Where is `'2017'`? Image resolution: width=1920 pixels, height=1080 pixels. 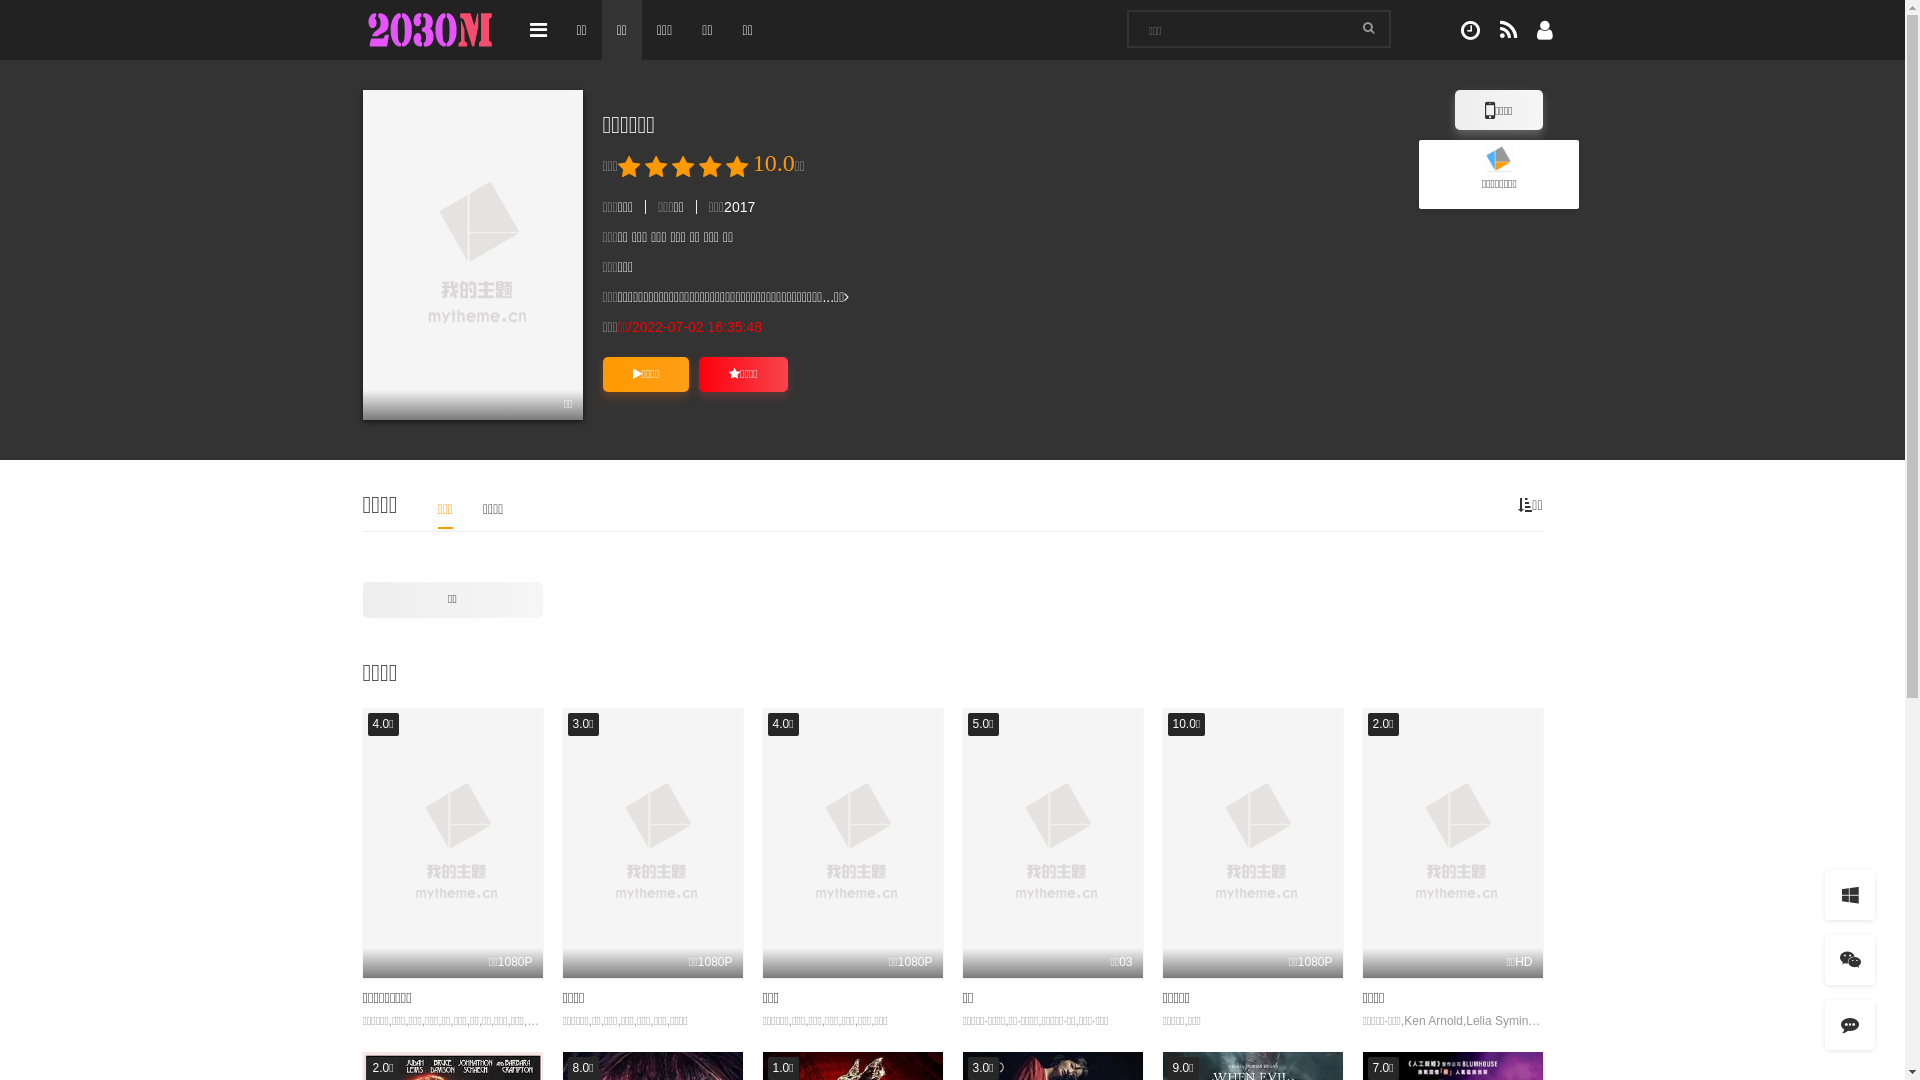 '2017' is located at coordinates (738, 207).